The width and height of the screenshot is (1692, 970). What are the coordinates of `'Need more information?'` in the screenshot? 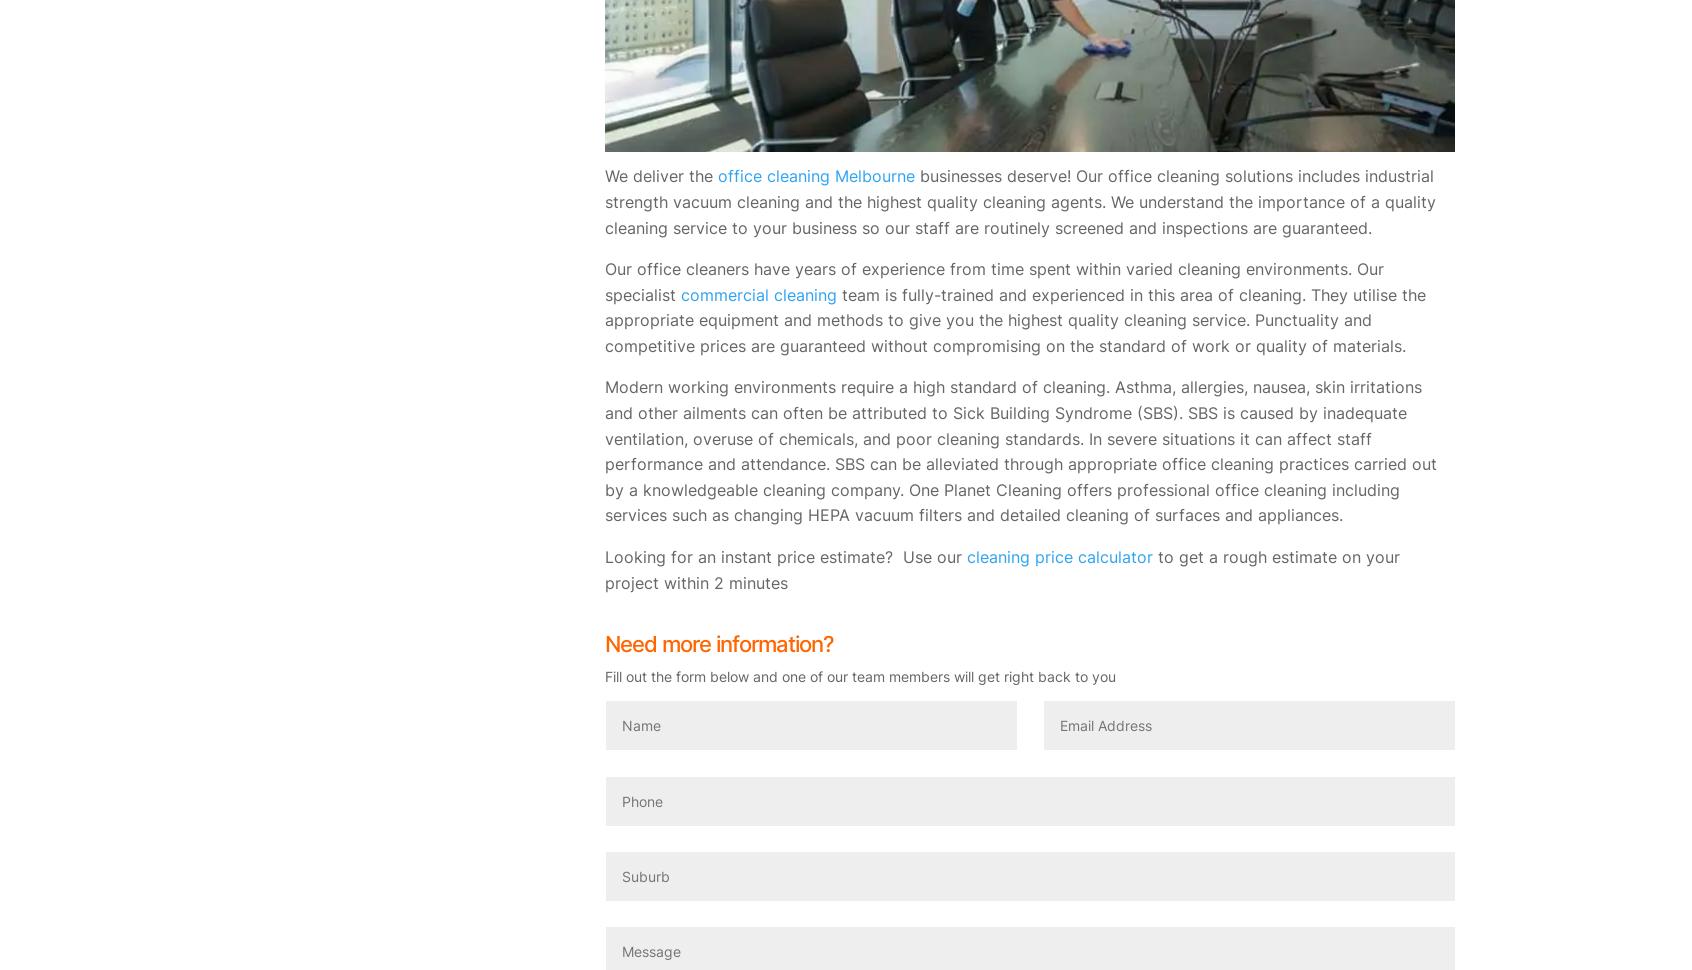 It's located at (718, 642).